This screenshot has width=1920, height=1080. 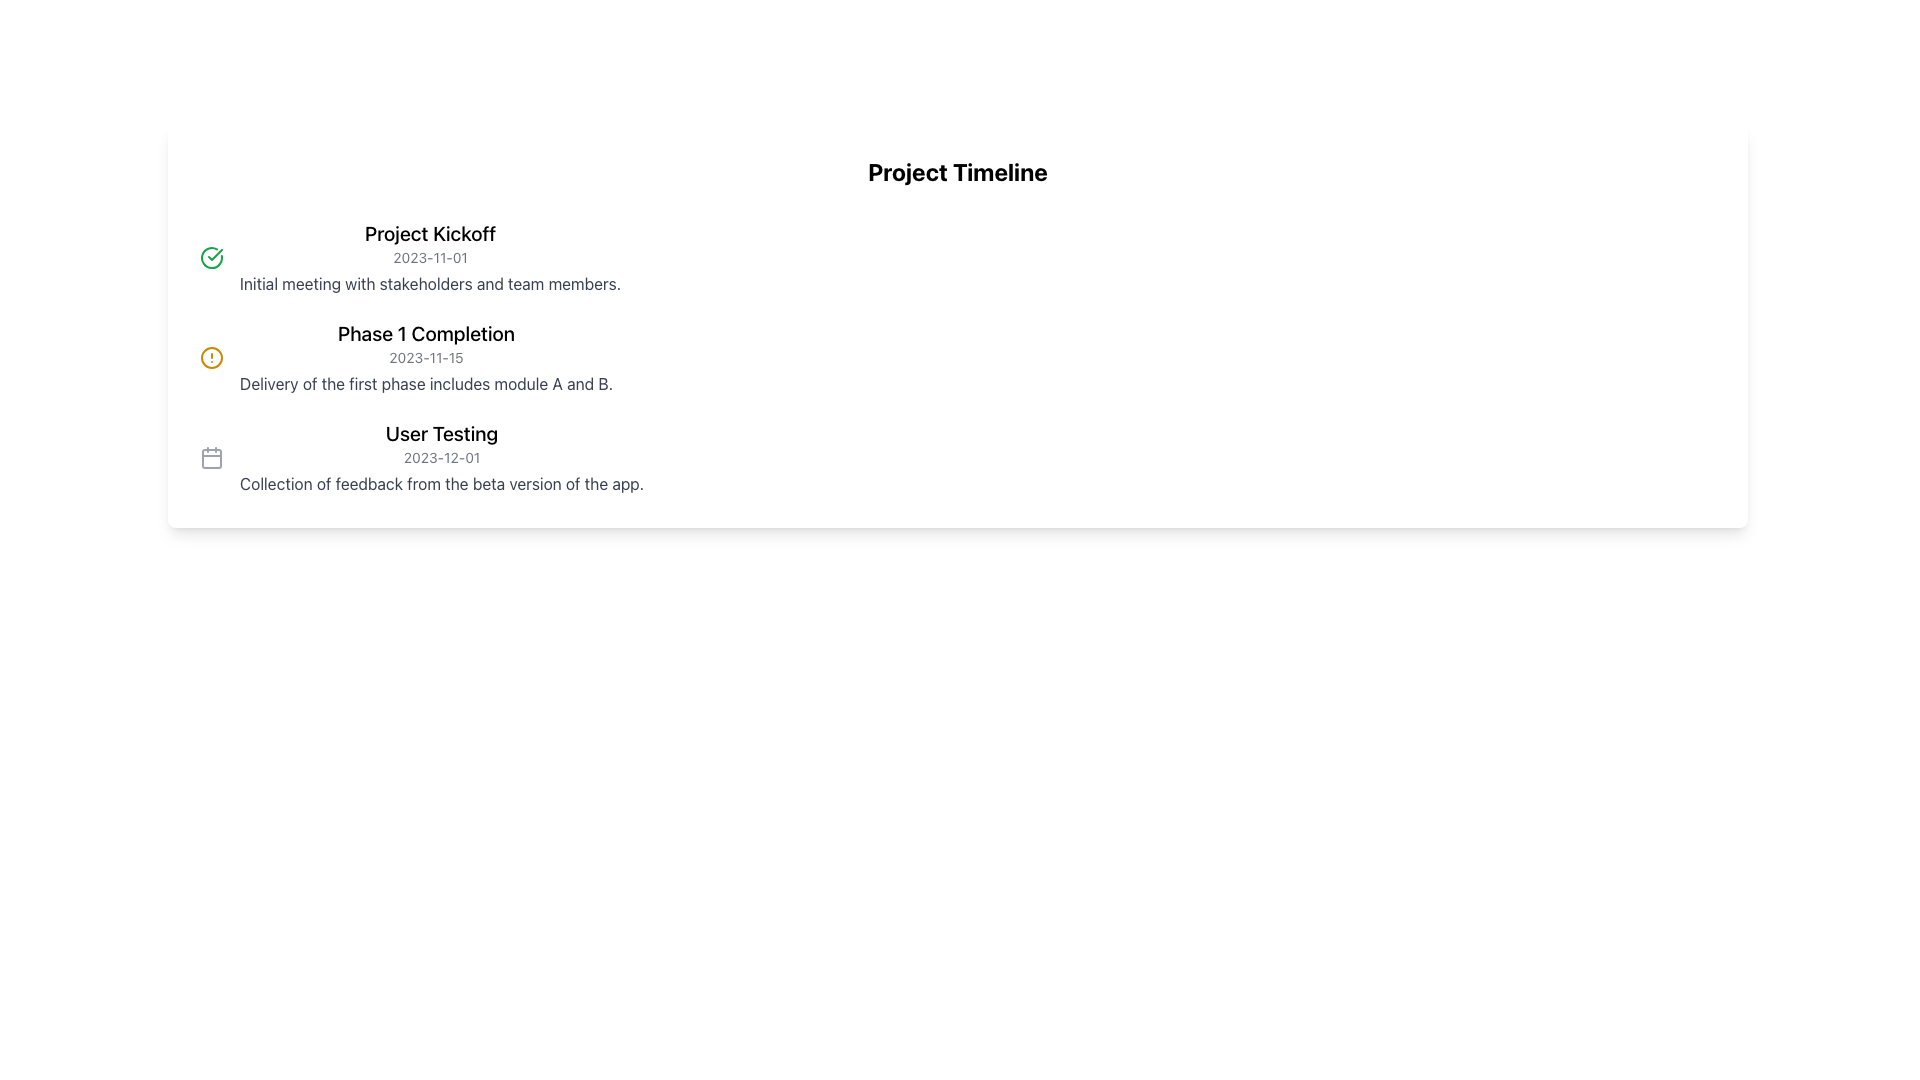 What do you see at coordinates (425, 333) in the screenshot?
I see `the text label that reads 'Phase 1 Completion', which is prominently styled in large bold font within the project timeline` at bounding box center [425, 333].